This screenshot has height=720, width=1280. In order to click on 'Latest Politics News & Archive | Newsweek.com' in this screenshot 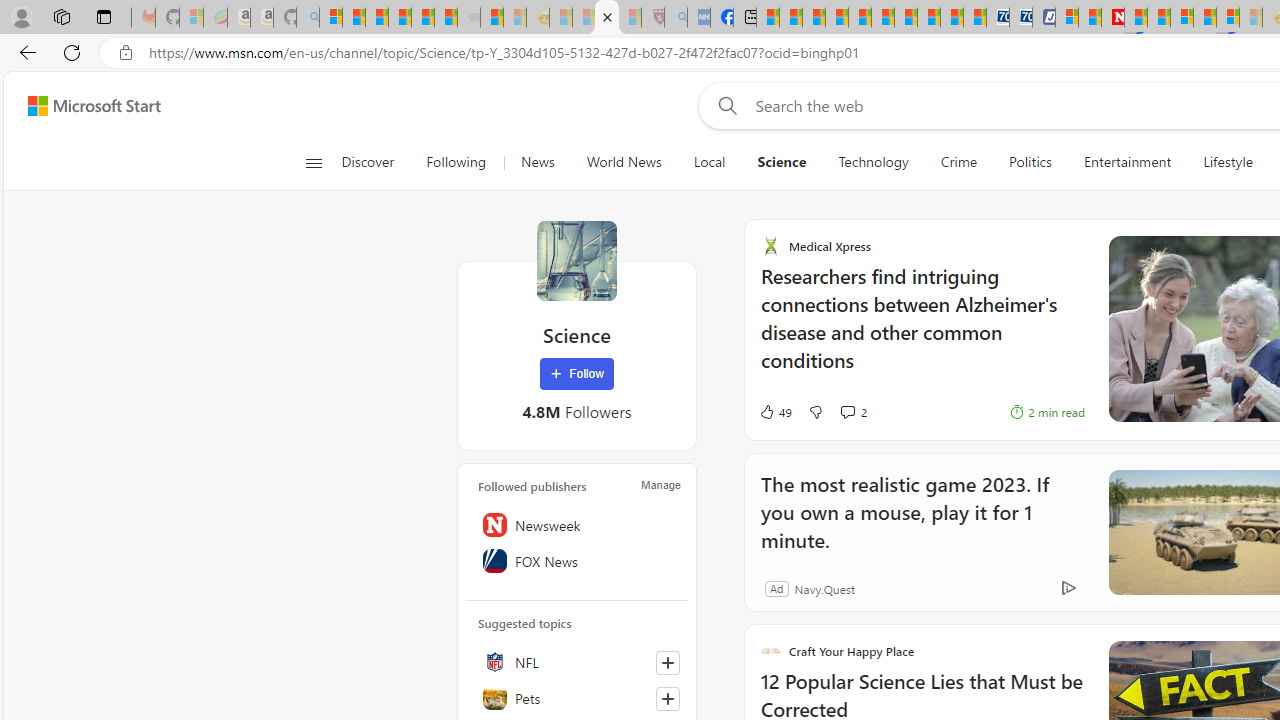, I will do `click(1111, 17)`.